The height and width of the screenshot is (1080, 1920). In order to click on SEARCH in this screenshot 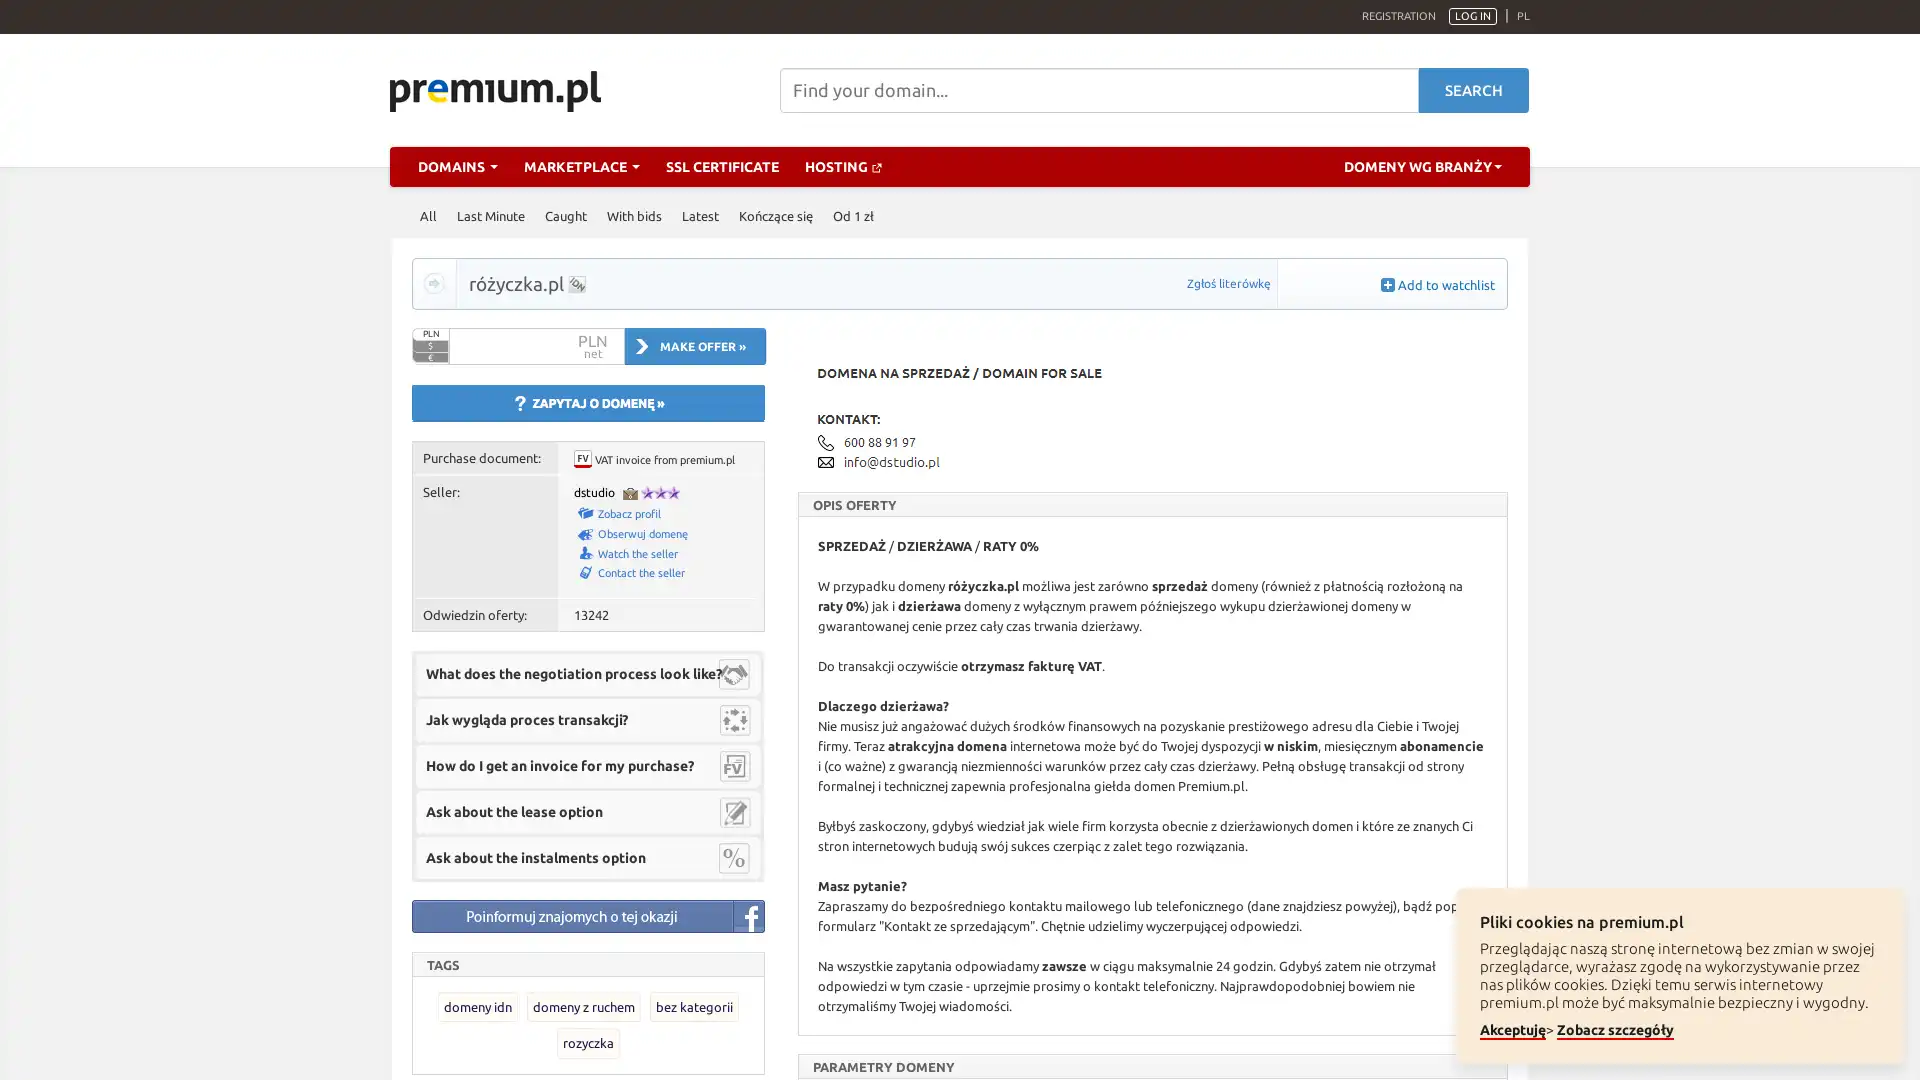, I will do `click(1473, 90)`.